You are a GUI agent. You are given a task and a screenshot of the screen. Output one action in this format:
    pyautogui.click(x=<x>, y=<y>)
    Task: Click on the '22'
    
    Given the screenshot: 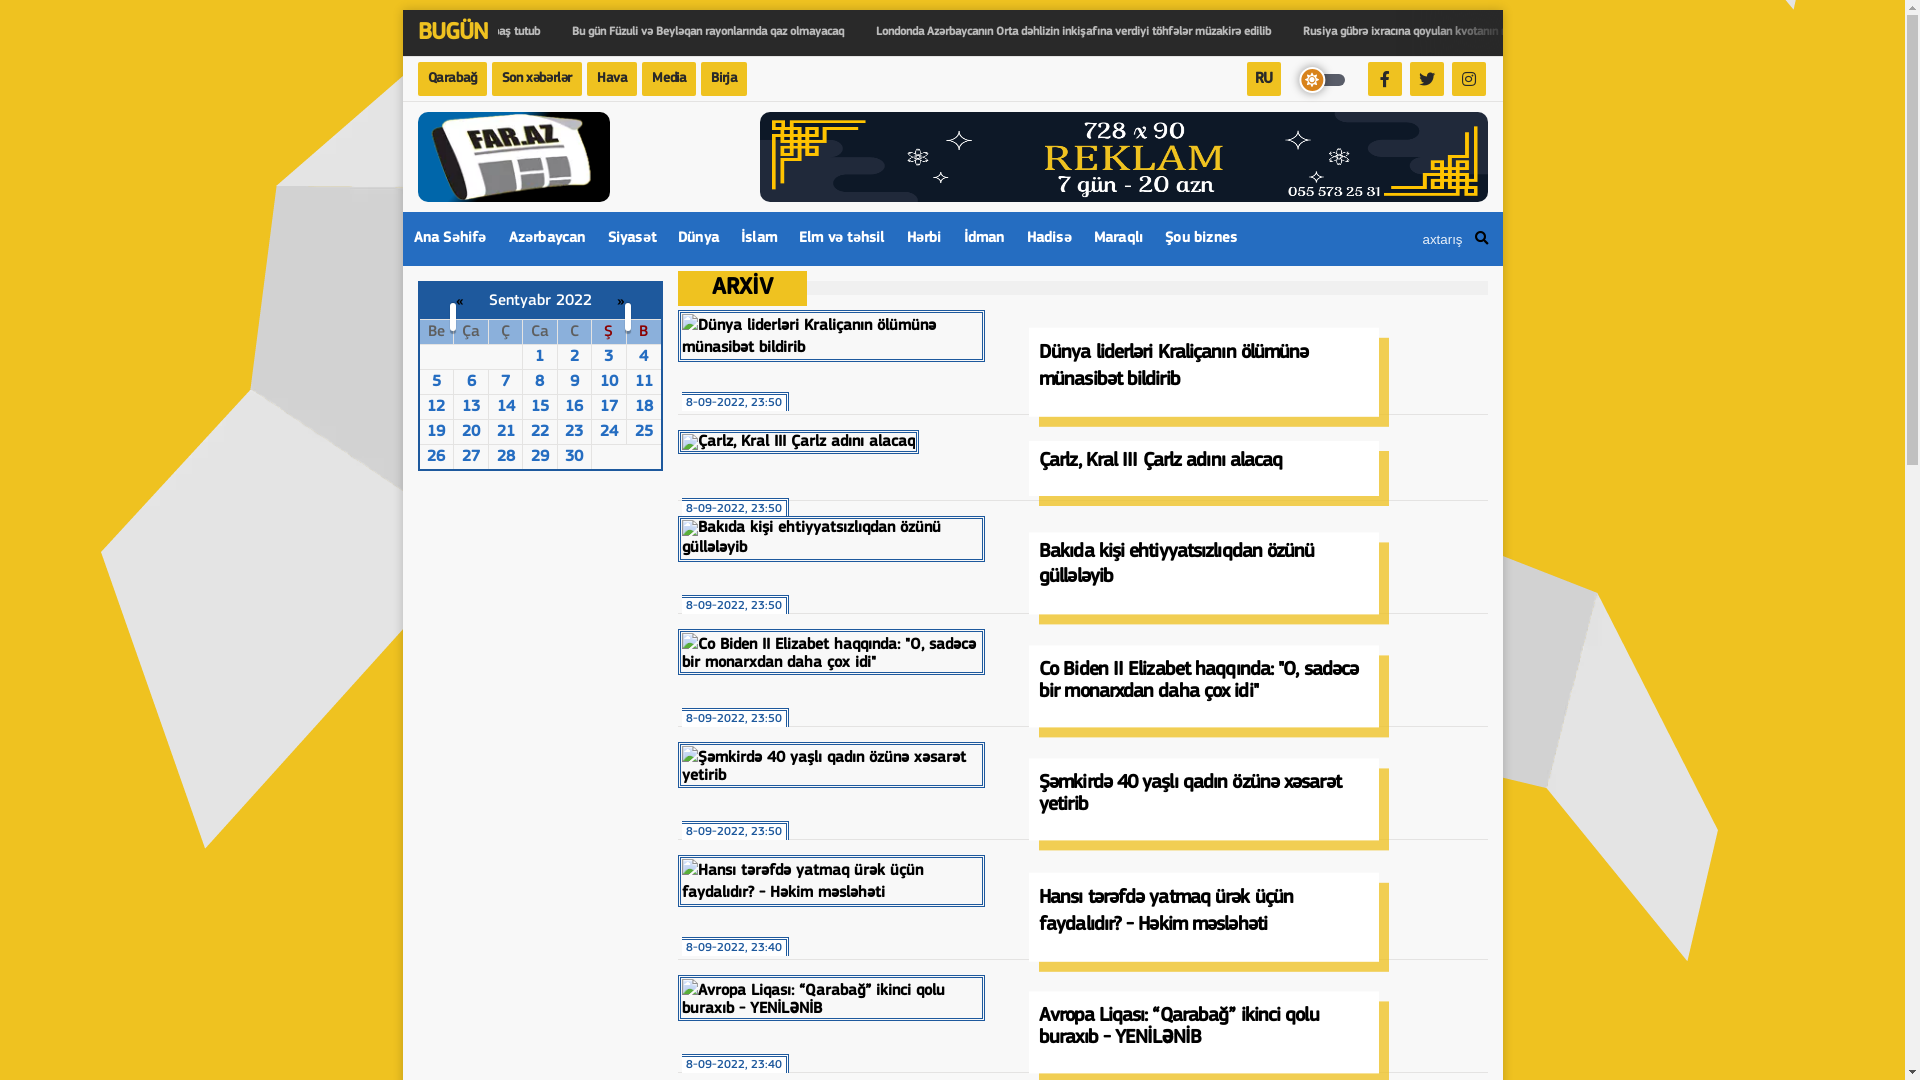 What is the action you would take?
    pyautogui.click(x=539, y=431)
    